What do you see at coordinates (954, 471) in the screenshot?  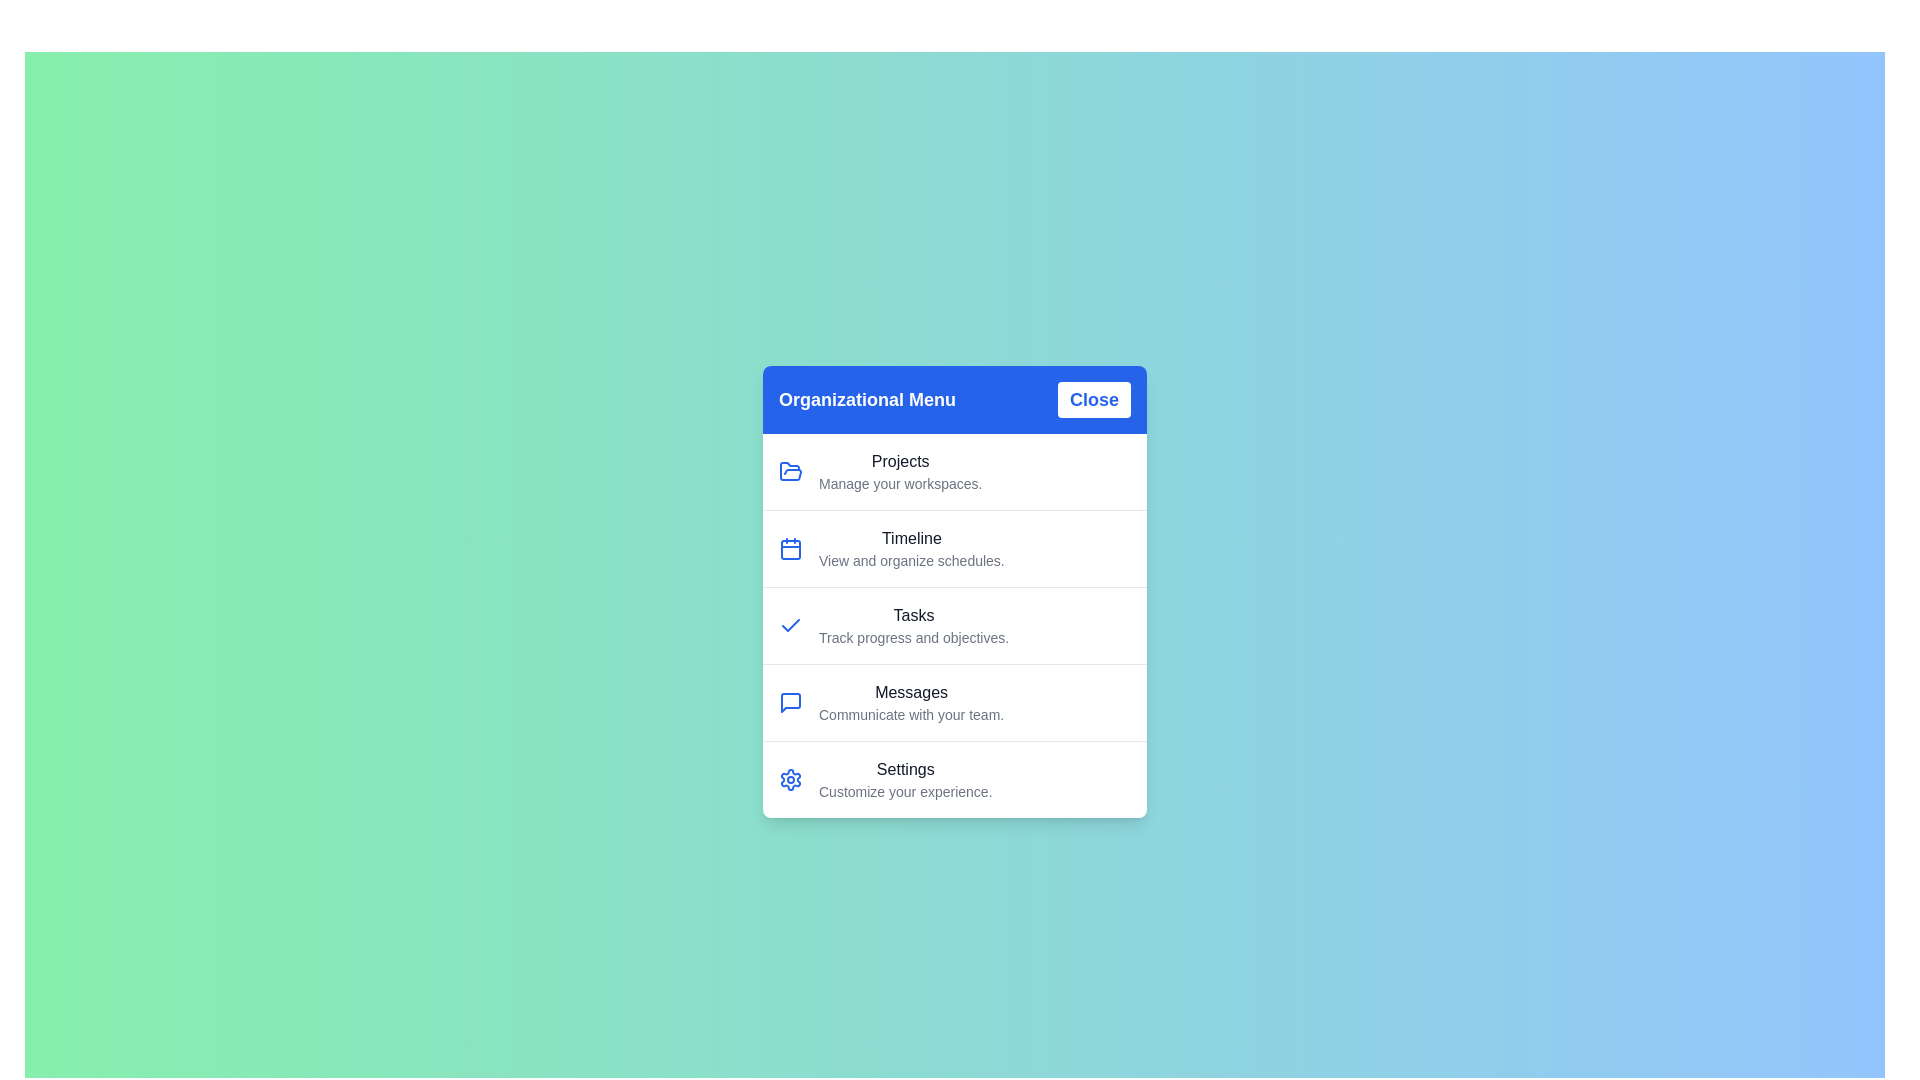 I see `the menu item labeled Projects to trigger its hover state` at bounding box center [954, 471].